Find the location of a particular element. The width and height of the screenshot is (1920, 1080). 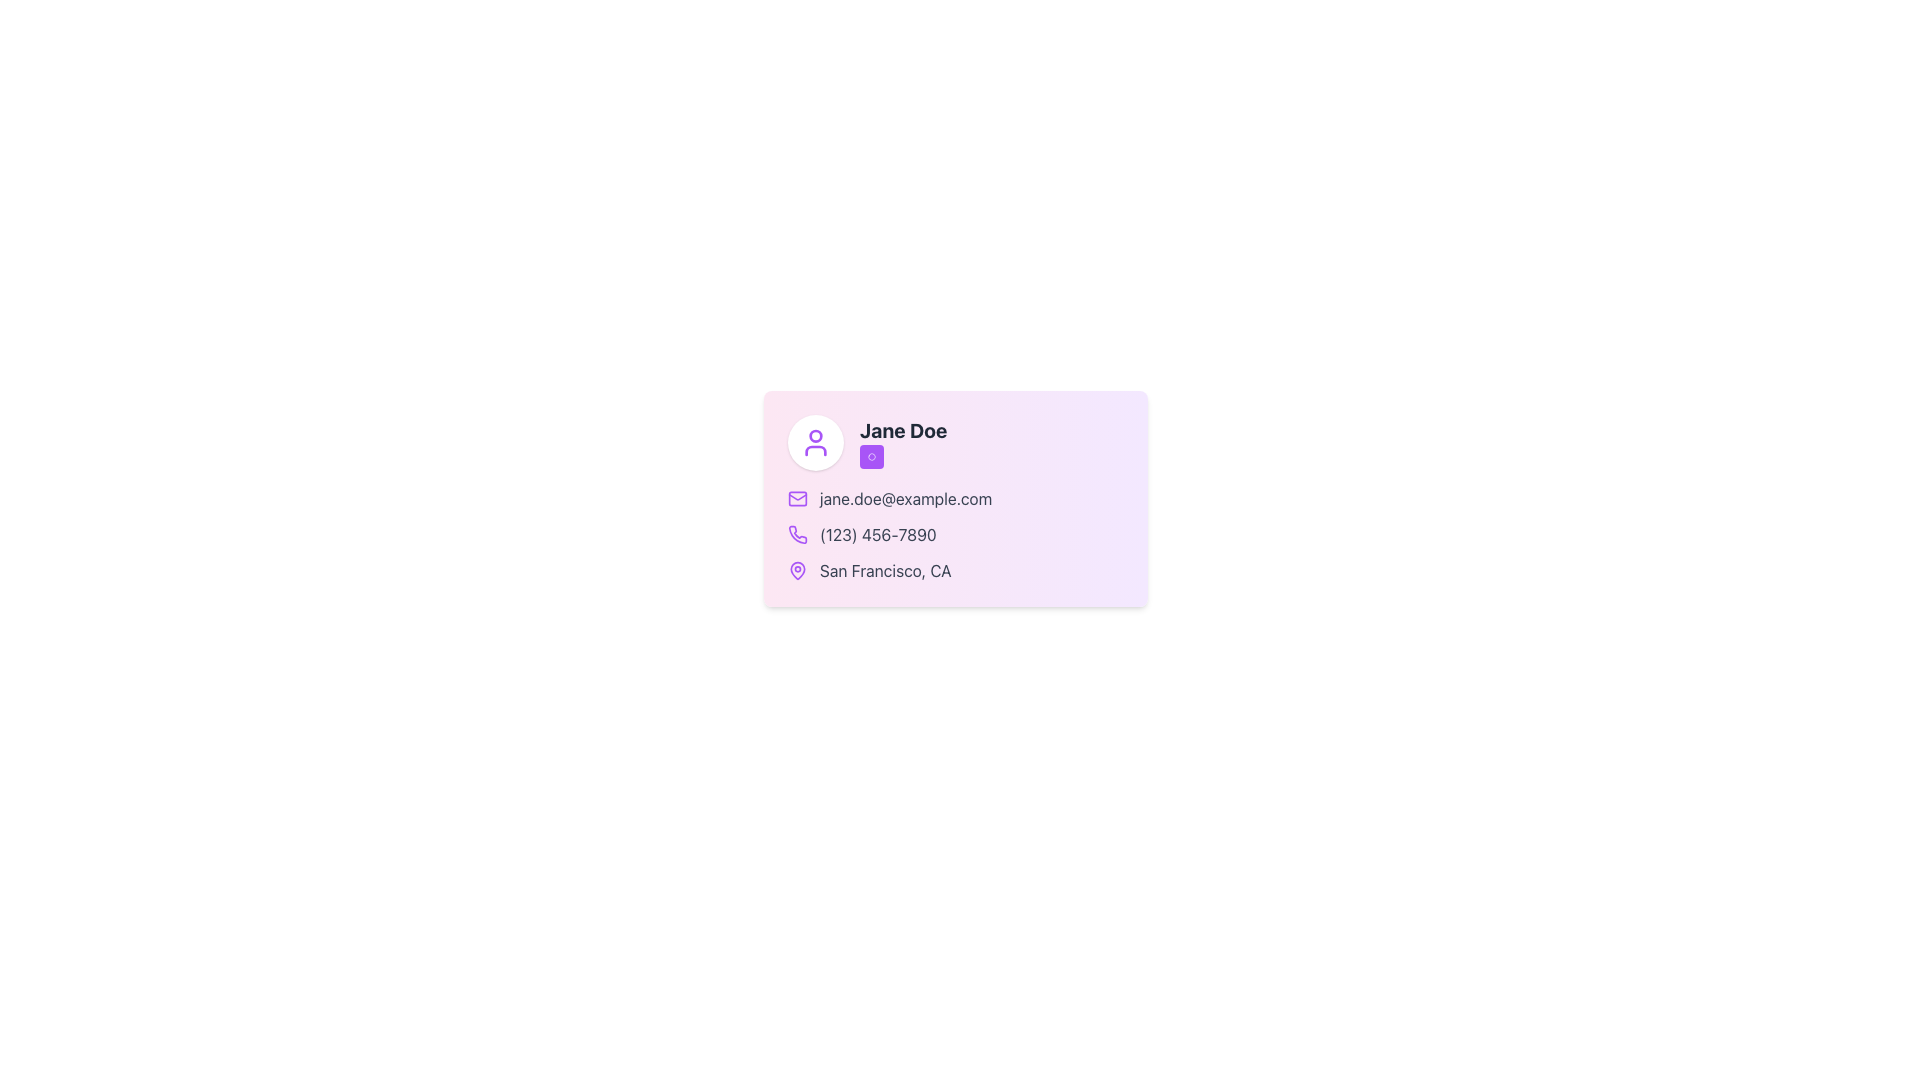

the text label displaying the user's email address, which is the first element in a vertical layout below the user's name in the card interface is located at coordinates (954, 497).